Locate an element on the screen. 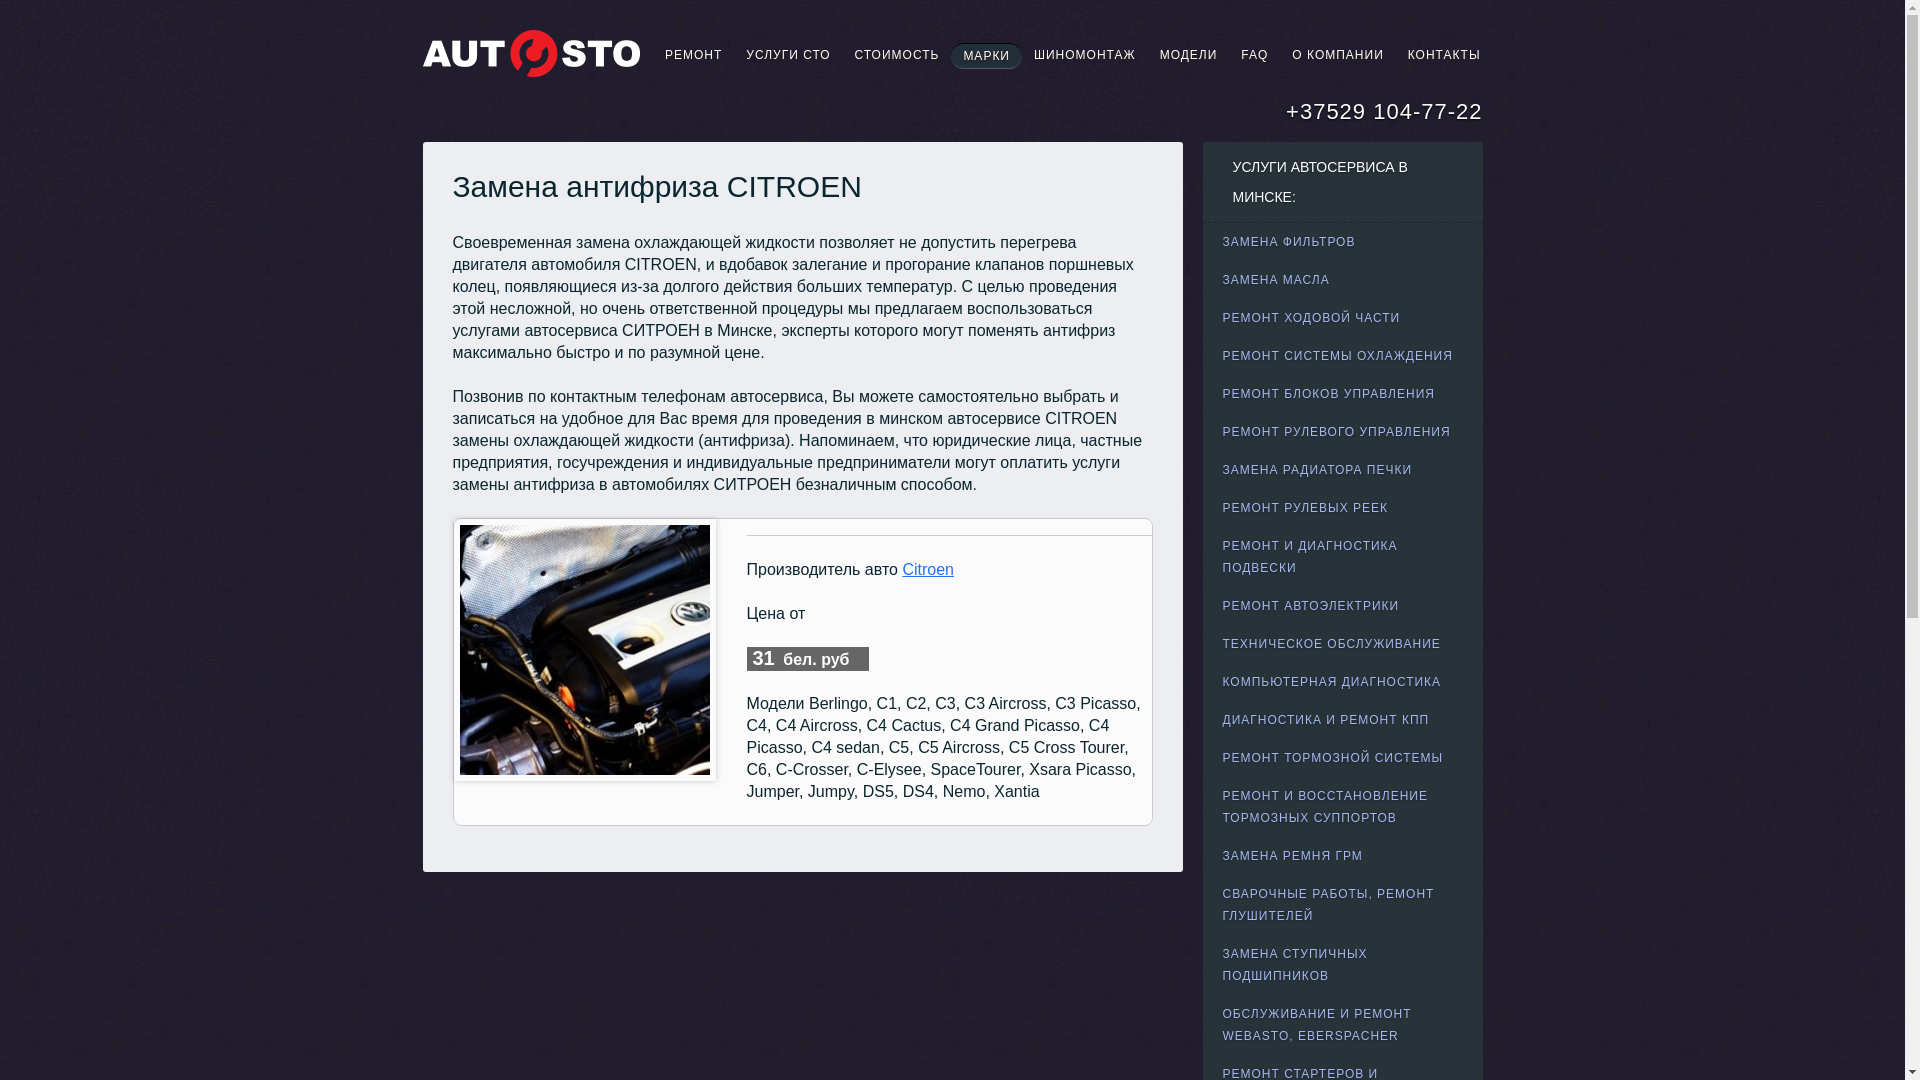  'FAQ' is located at coordinates (1253, 53).